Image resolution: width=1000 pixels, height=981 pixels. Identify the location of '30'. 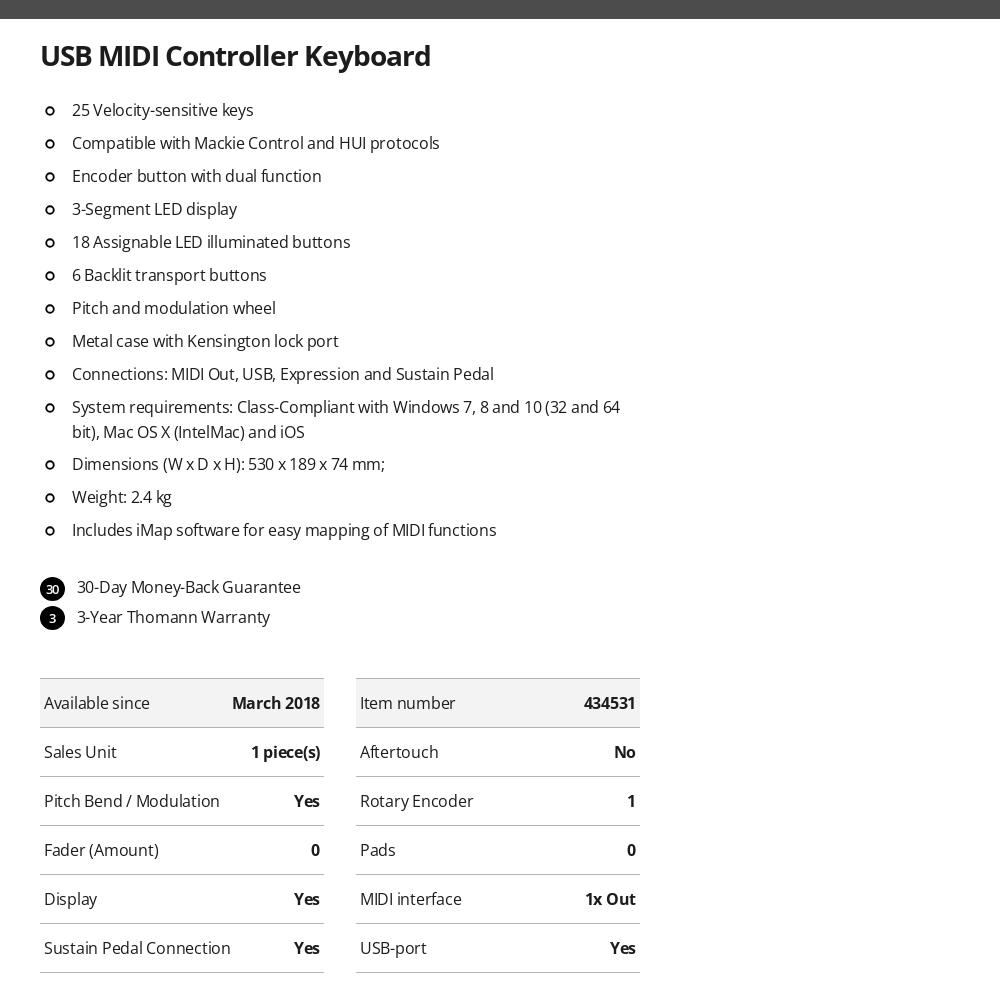
(45, 588).